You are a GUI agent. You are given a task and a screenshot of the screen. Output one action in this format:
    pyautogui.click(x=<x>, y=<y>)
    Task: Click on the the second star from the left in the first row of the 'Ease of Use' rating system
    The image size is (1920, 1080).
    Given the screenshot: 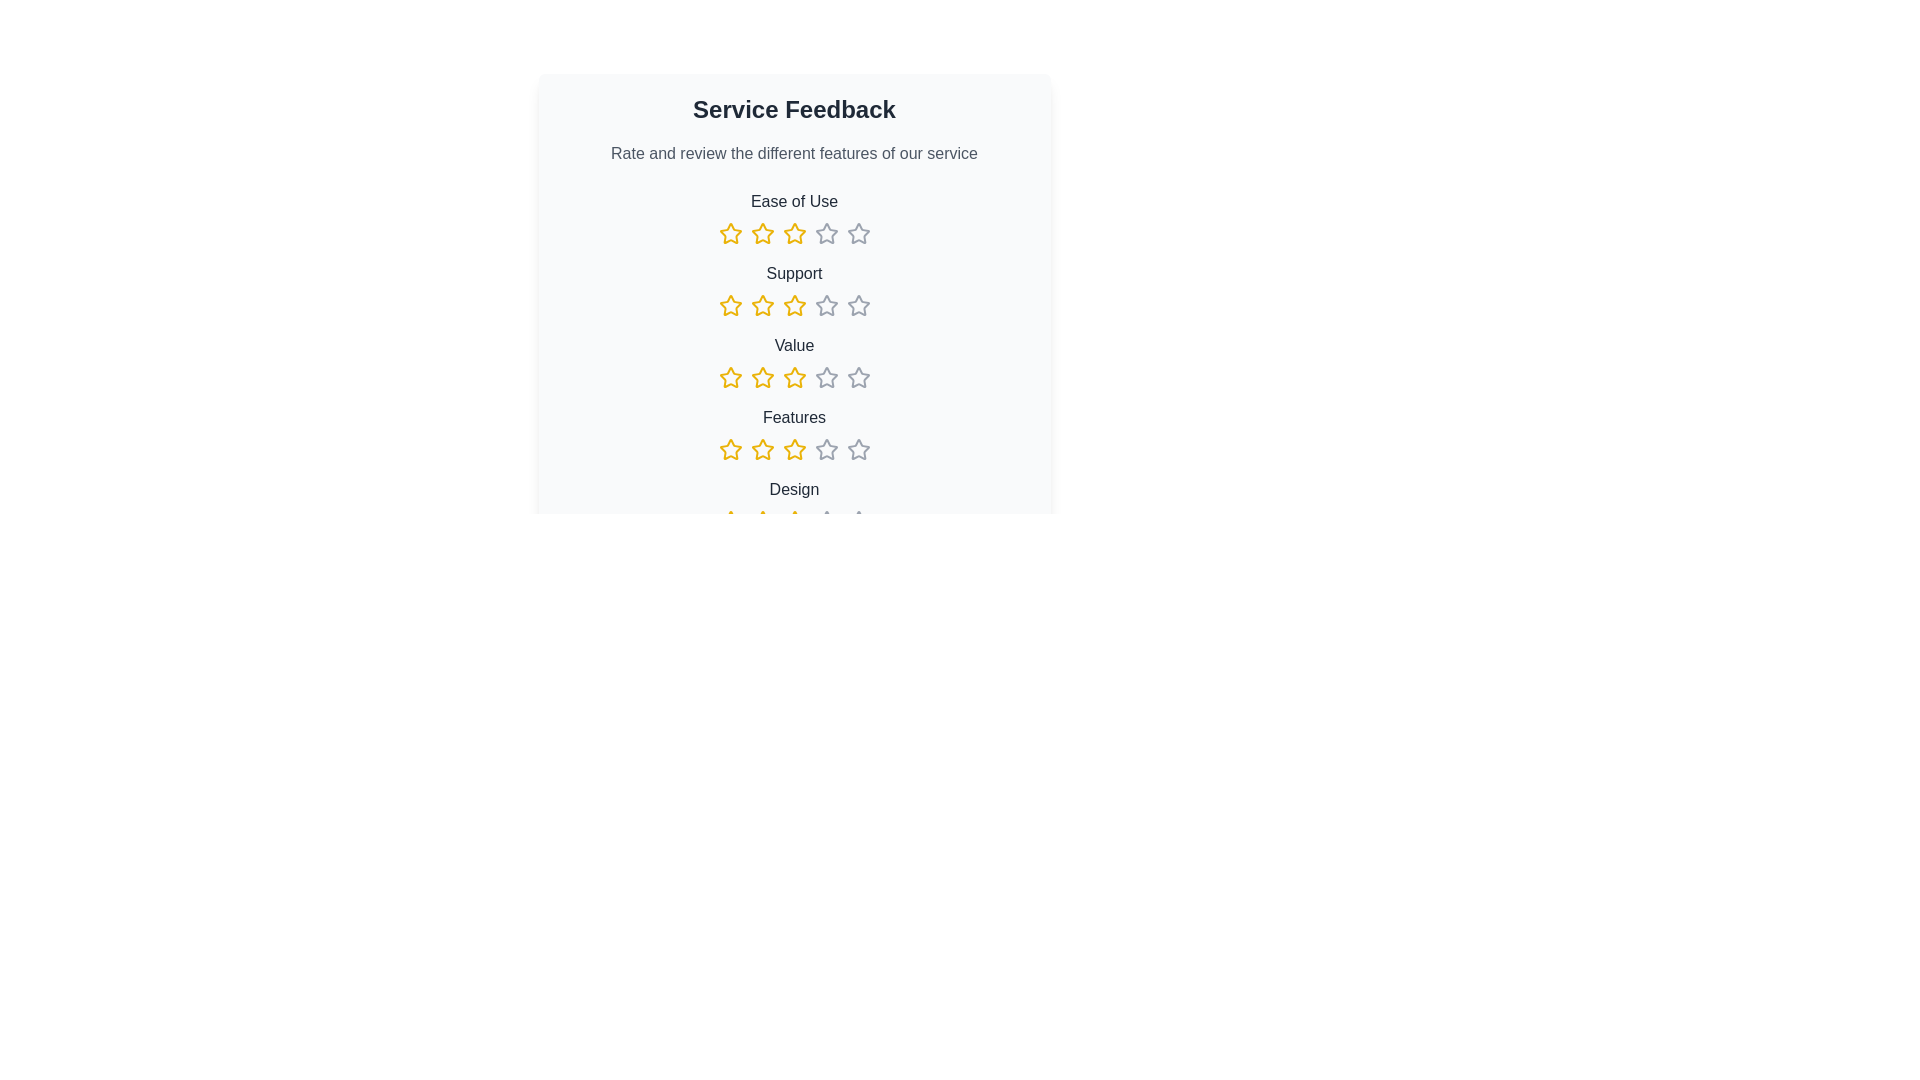 What is the action you would take?
    pyautogui.click(x=761, y=232)
    